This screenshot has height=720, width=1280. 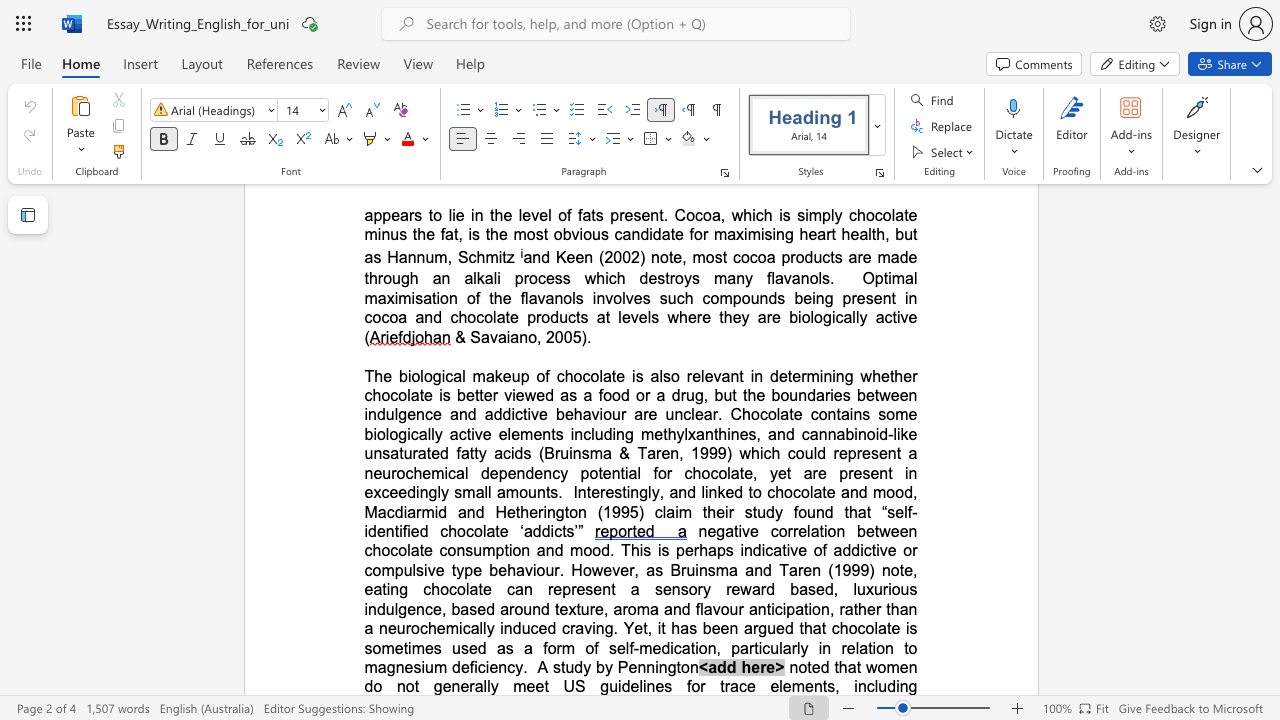 I want to click on the subset text "y m" within the text "generally meet", so click(x=490, y=685).